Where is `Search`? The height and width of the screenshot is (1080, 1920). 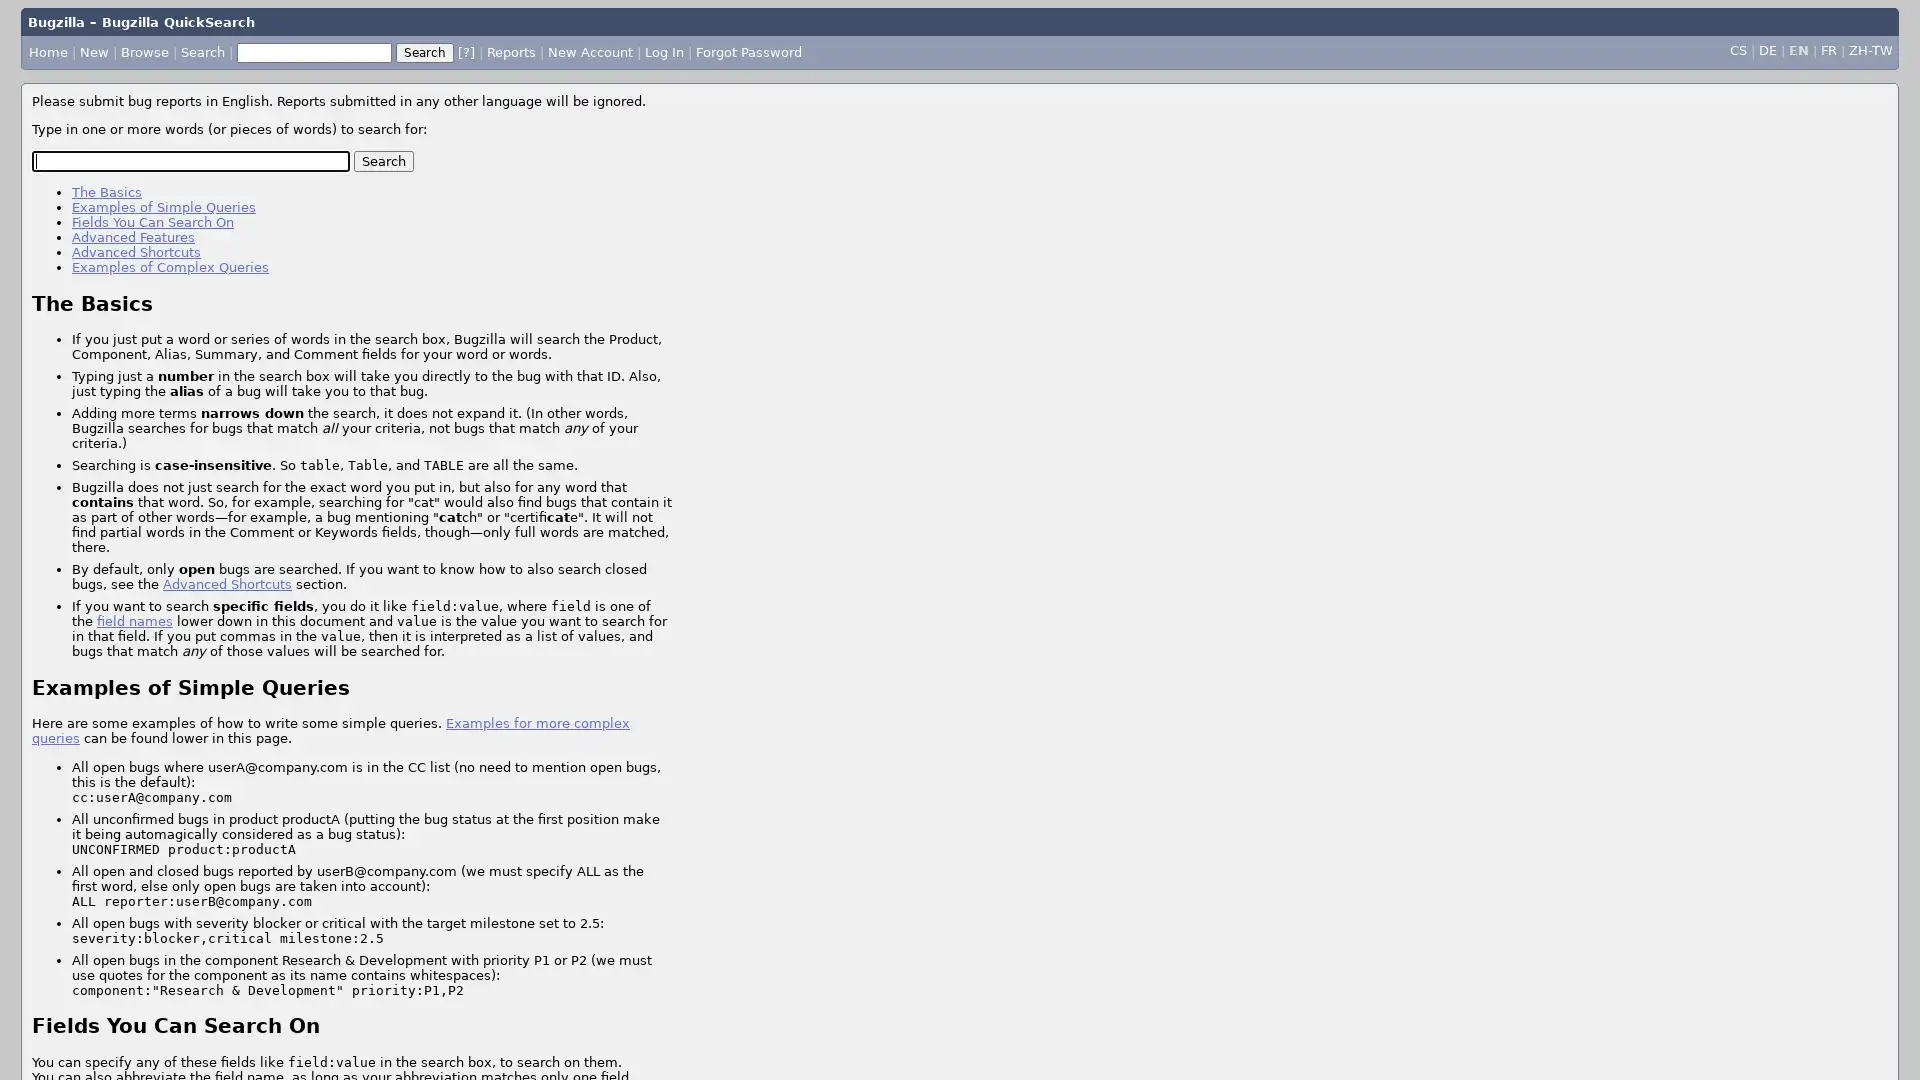 Search is located at coordinates (384, 159).